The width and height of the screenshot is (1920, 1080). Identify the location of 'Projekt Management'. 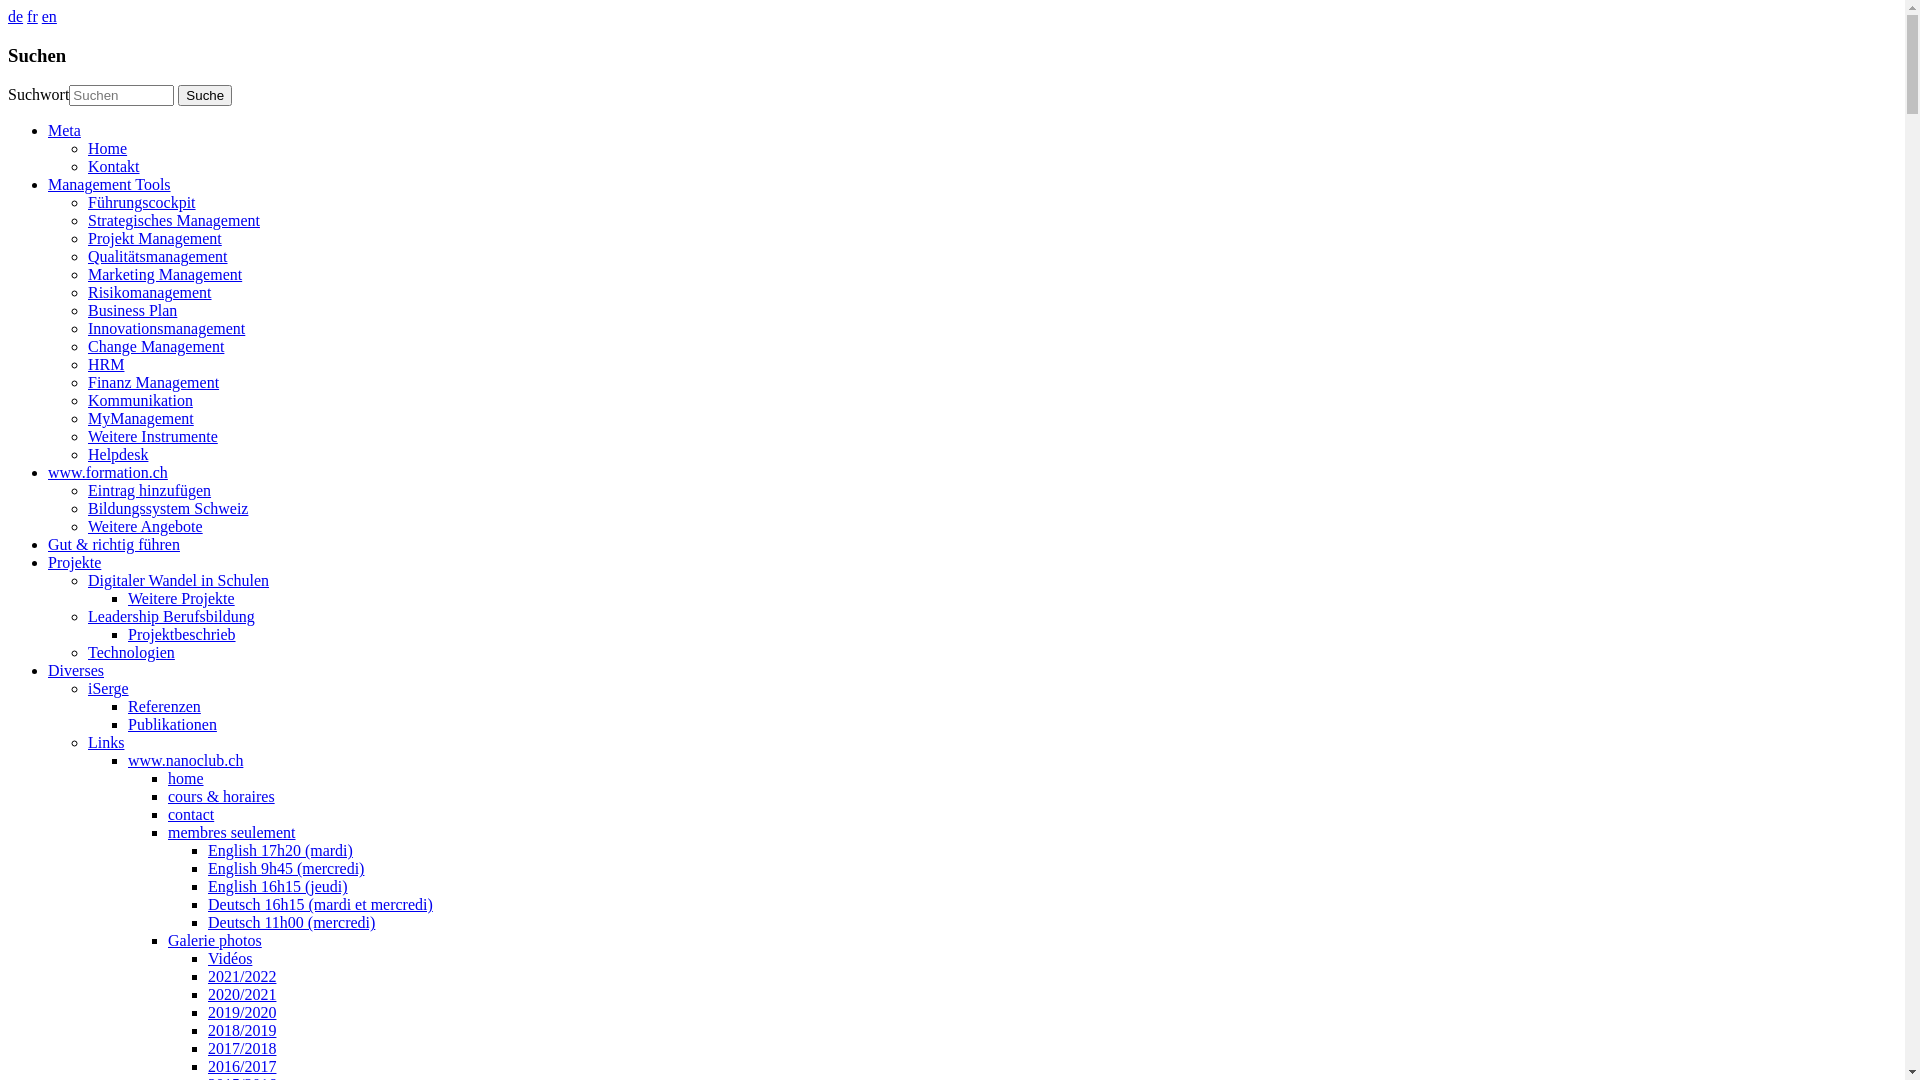
(153, 237).